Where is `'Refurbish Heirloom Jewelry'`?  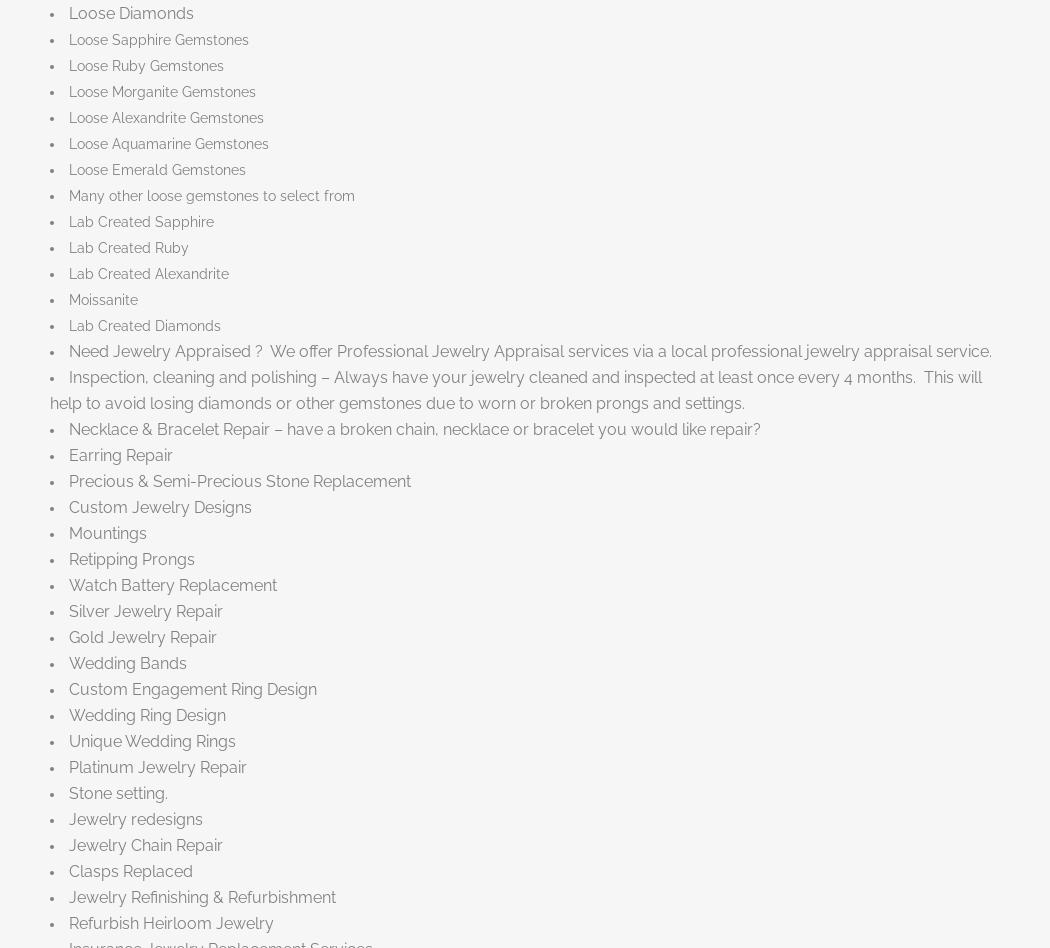
'Refurbish Heirloom Jewelry' is located at coordinates (171, 921).